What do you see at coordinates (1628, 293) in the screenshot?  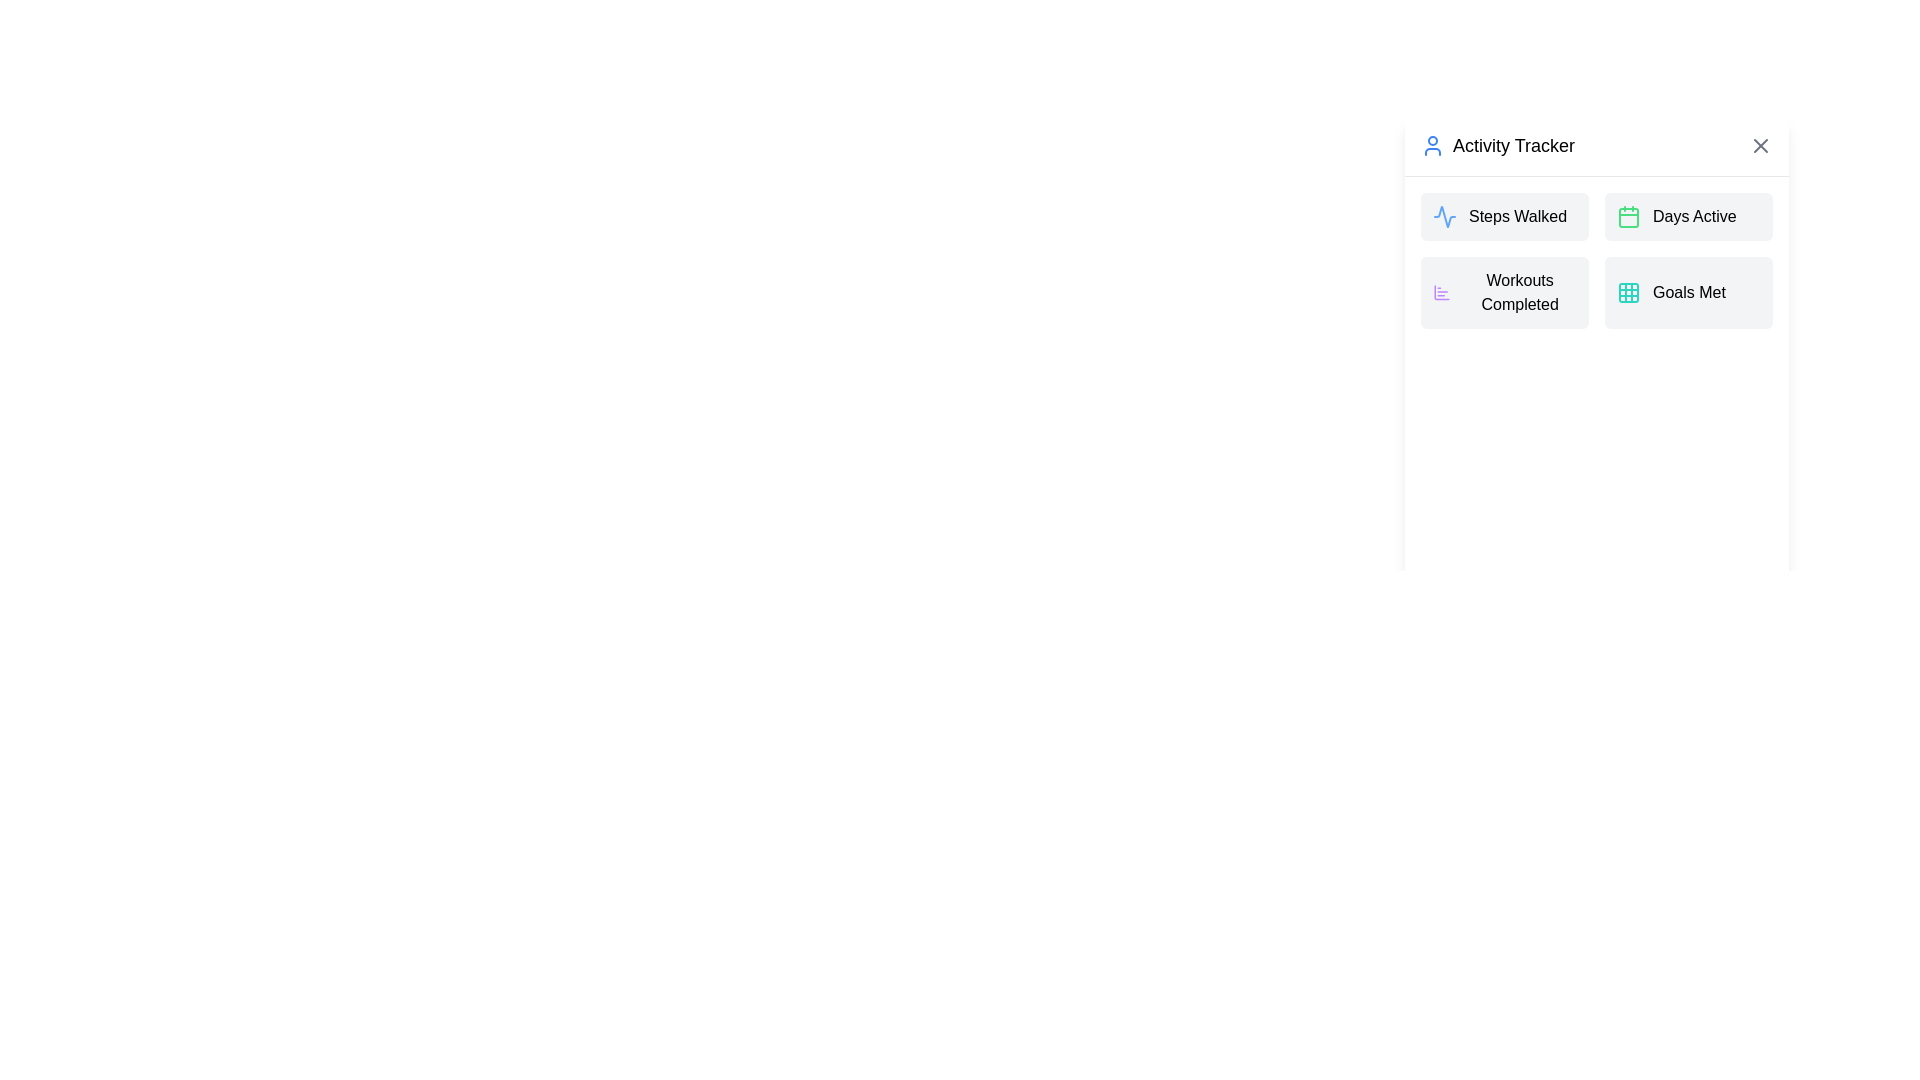 I see `the 3x3 grid icon with a teal outline located within the 'Goals Met' button in the 'Activity Tracker' panel` at bounding box center [1628, 293].